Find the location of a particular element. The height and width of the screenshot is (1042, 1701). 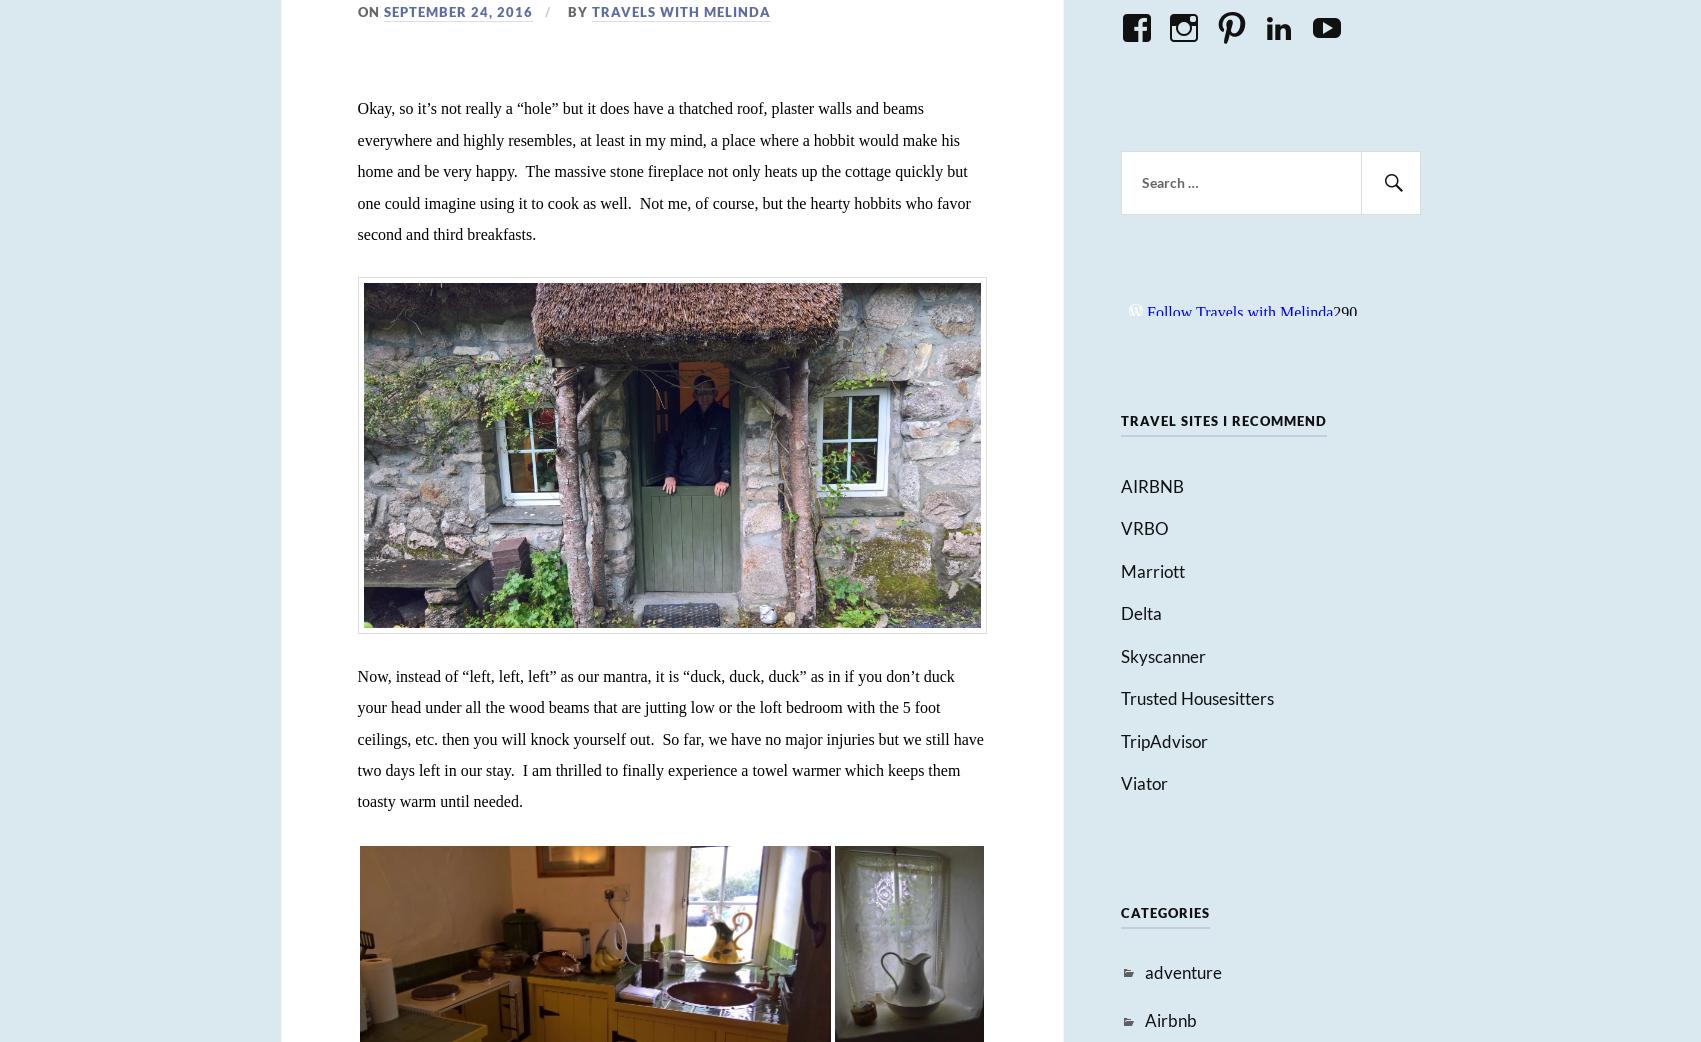

'September 24, 2016' is located at coordinates (456, 10).